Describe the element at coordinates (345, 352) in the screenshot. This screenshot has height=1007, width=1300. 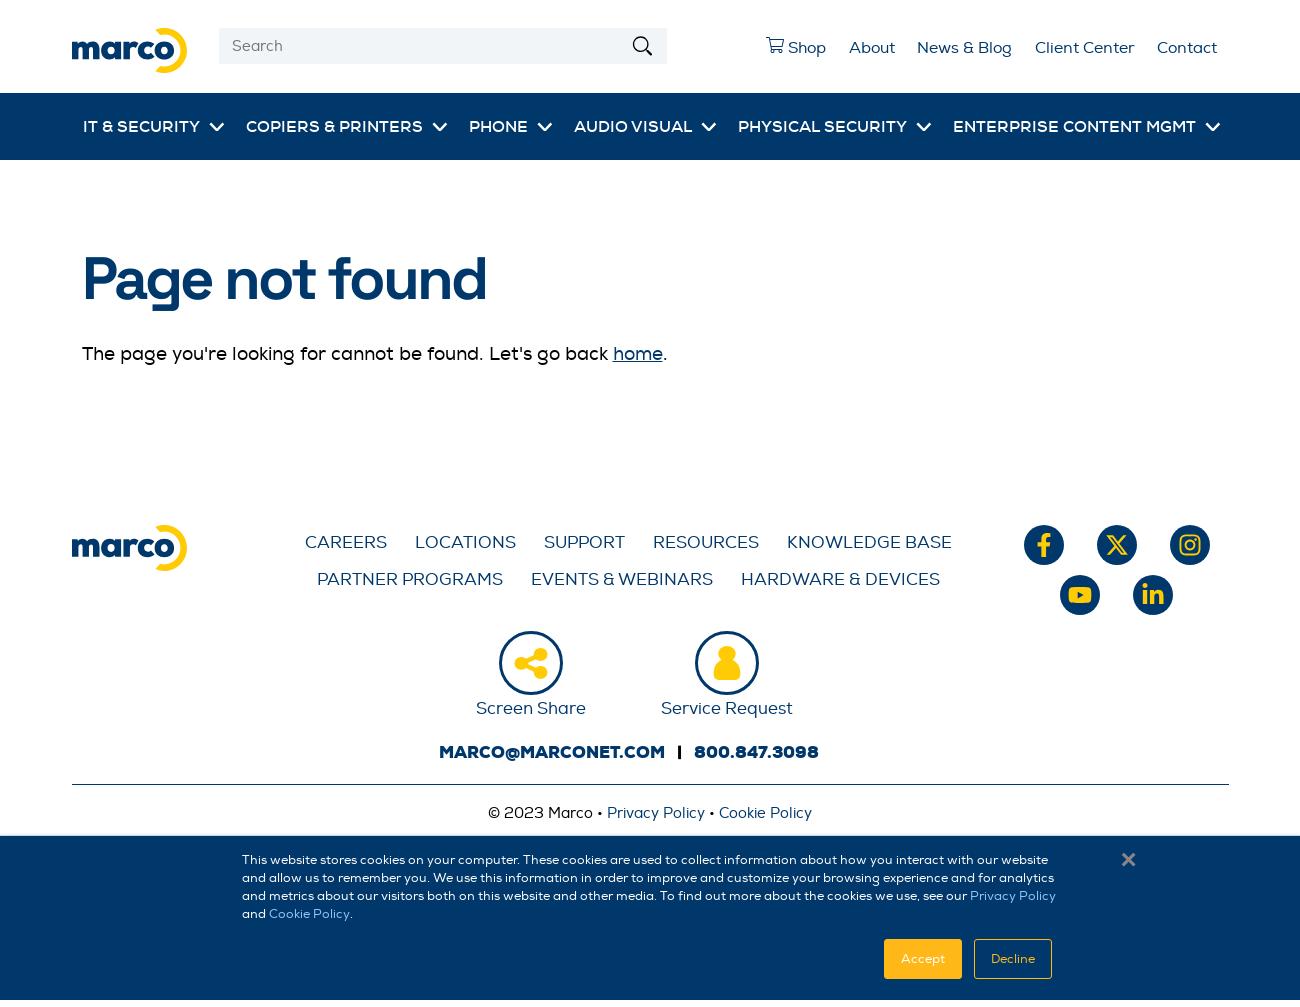
I see `'The page you're looking for cannot be found. Let's go back'` at that location.